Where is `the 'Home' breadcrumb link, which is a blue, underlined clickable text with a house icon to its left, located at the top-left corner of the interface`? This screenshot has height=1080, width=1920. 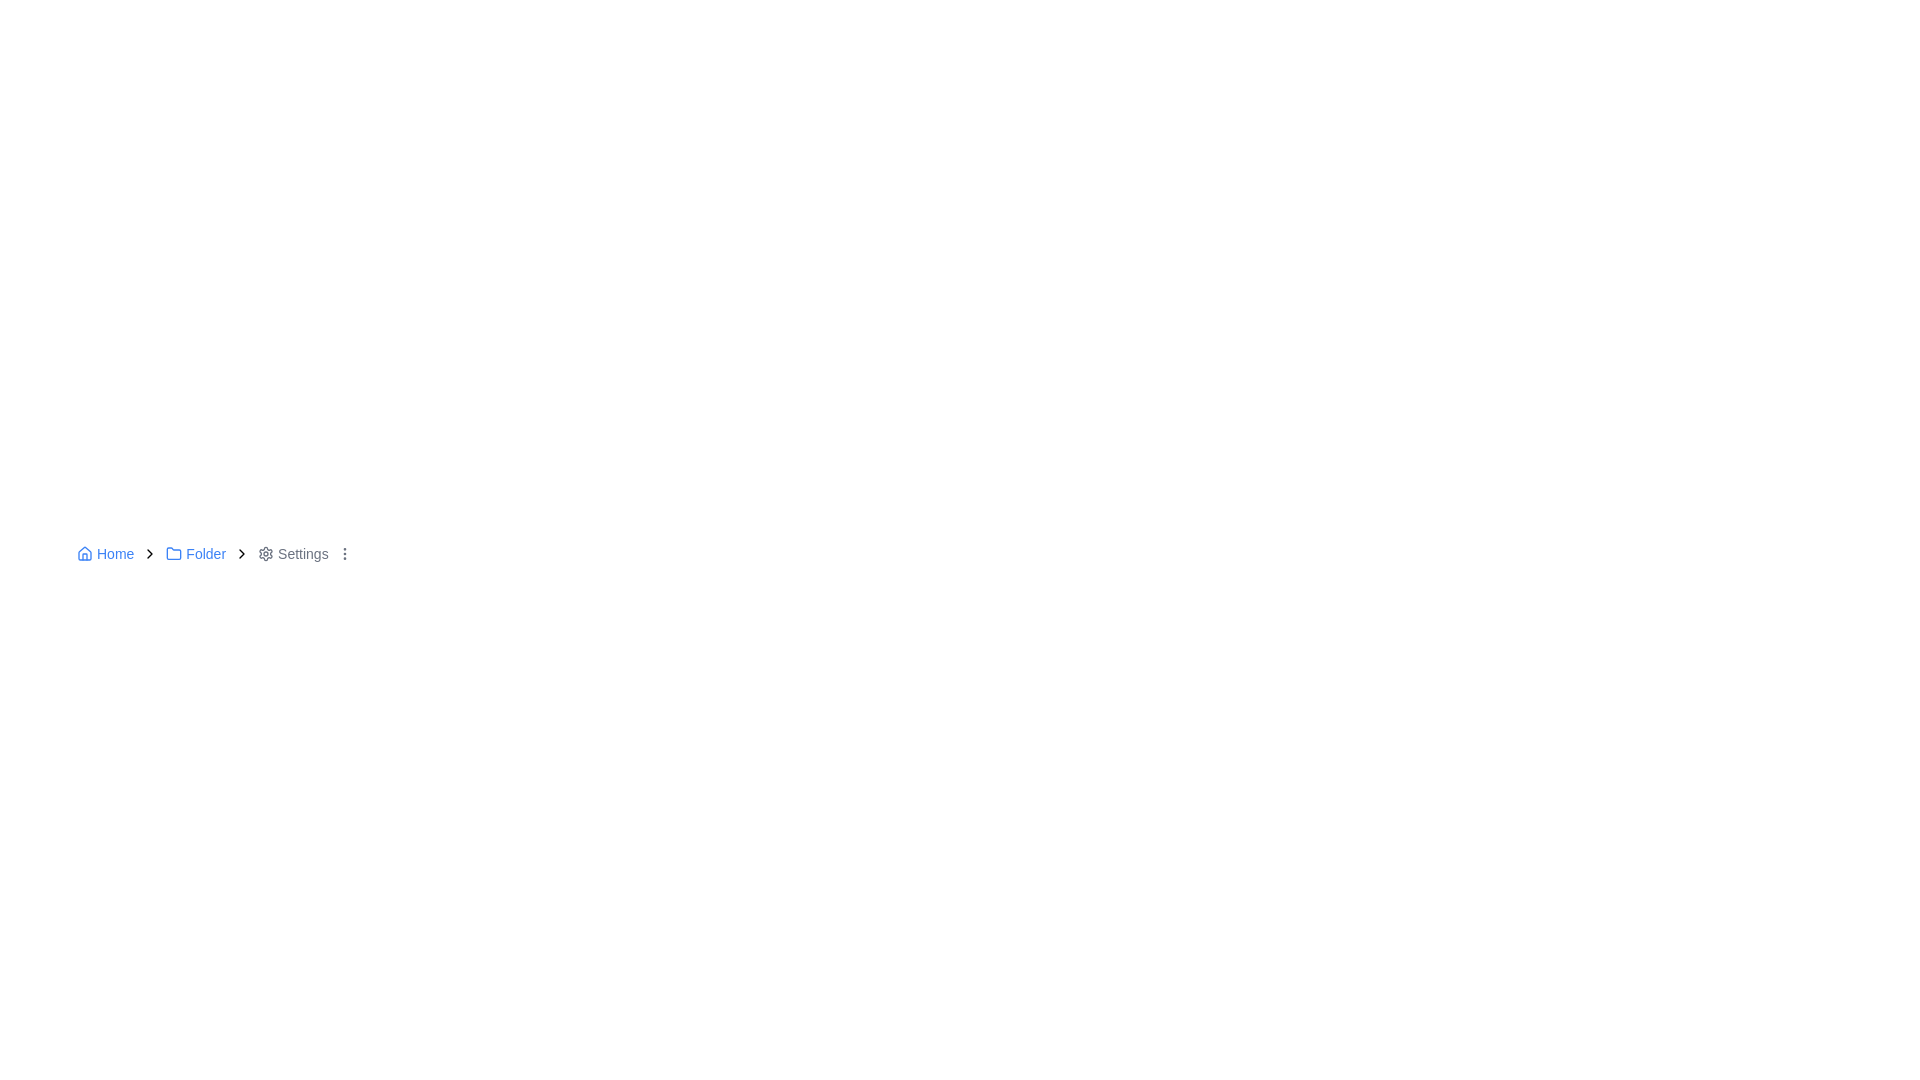 the 'Home' breadcrumb link, which is a blue, underlined clickable text with a house icon to its left, located at the top-left corner of the interface is located at coordinates (104, 554).